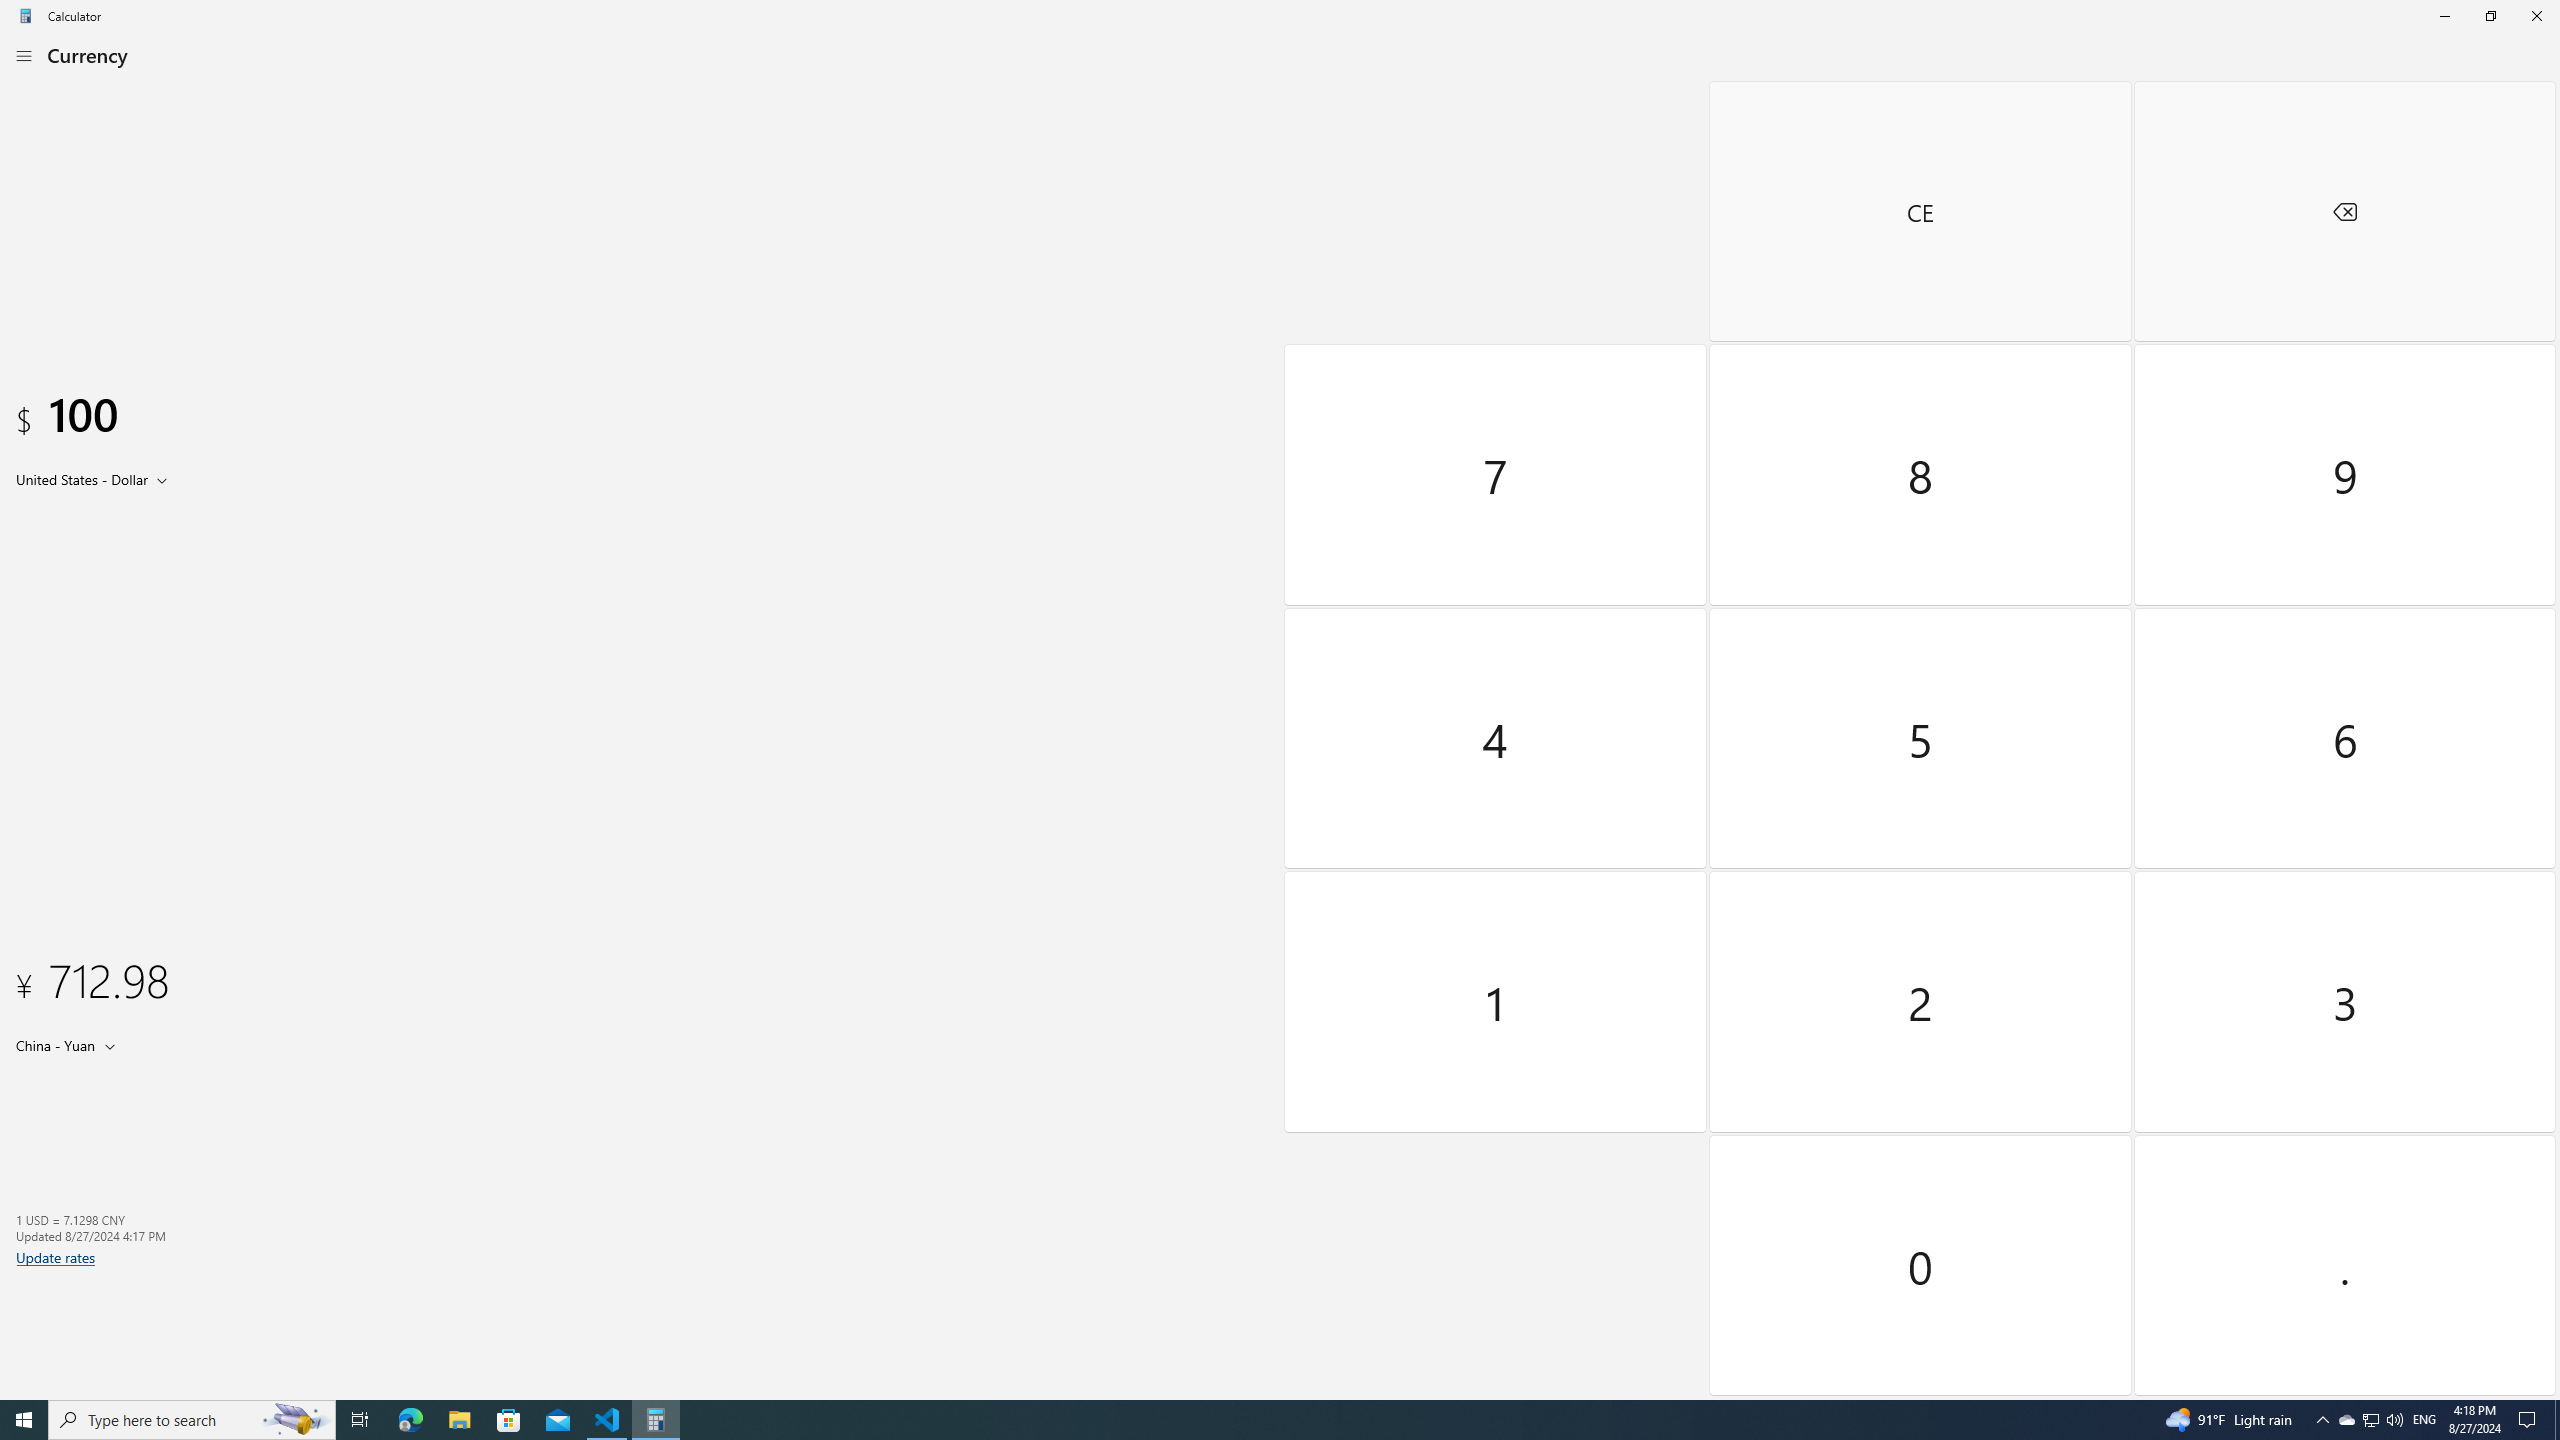 Image resolution: width=2560 pixels, height=1440 pixels. Describe the element at coordinates (1920, 736) in the screenshot. I see `'Five'` at that location.